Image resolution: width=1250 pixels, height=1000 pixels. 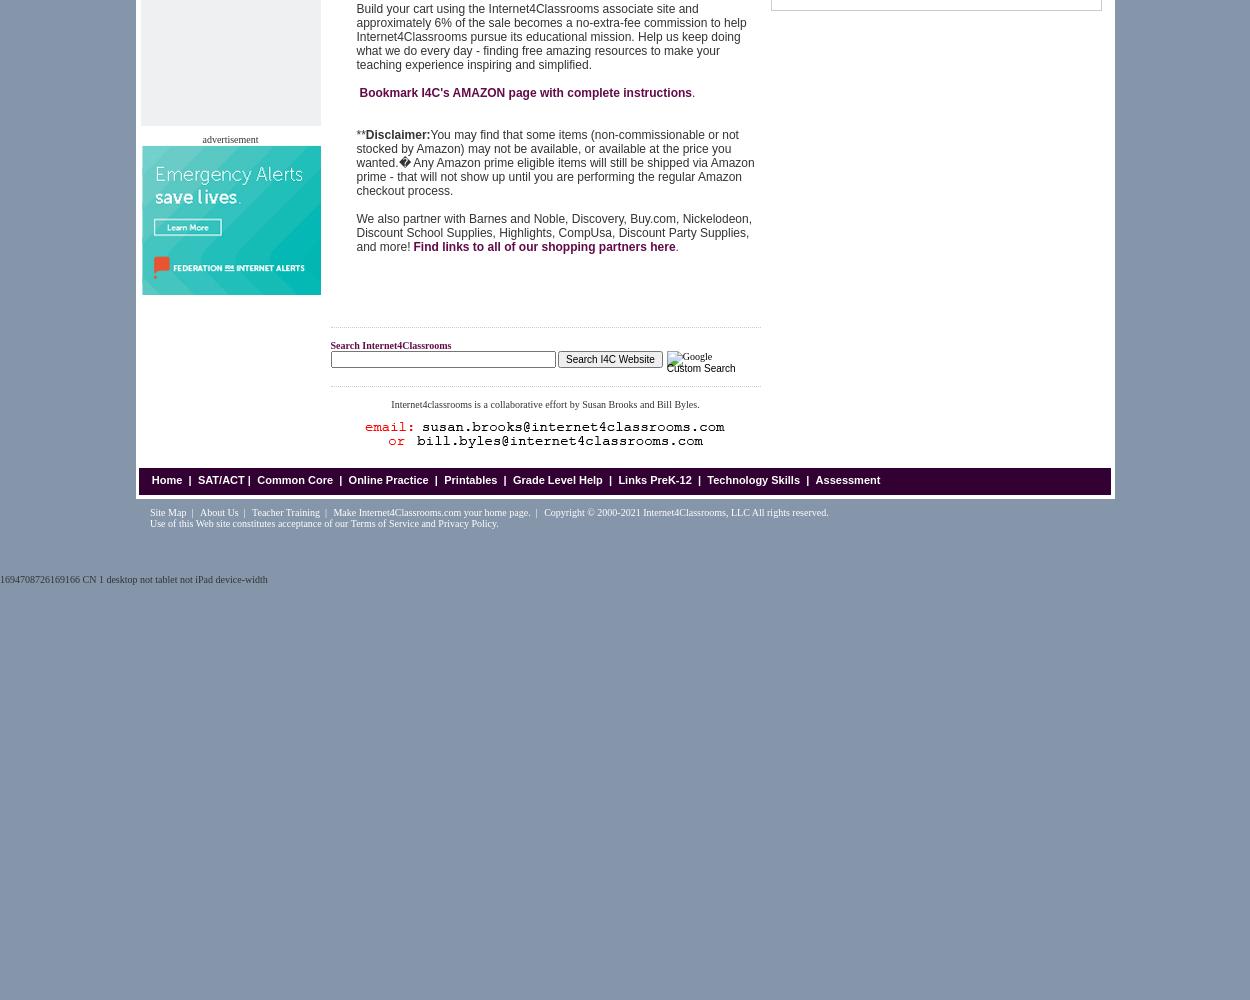 I want to click on 'and', so click(x=428, y=523).